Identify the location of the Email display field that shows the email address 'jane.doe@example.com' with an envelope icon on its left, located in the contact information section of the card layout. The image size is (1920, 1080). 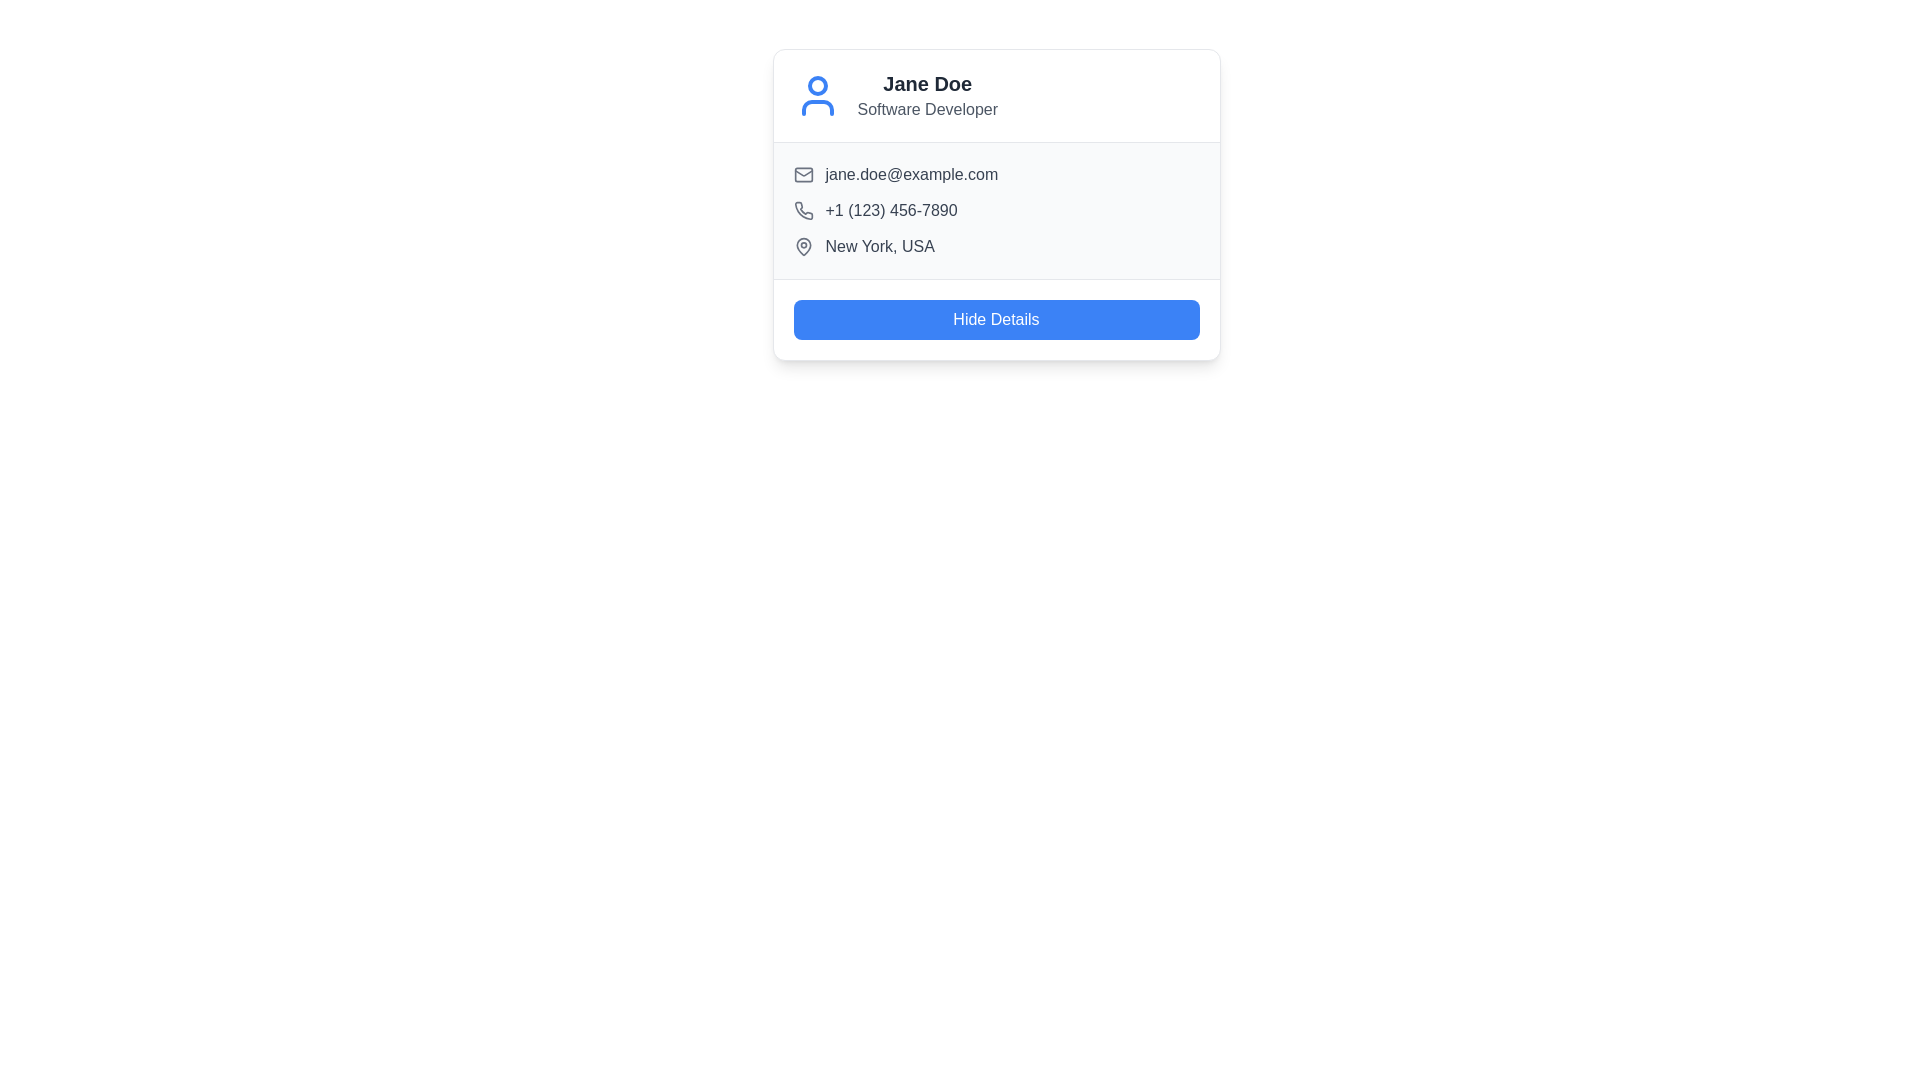
(996, 173).